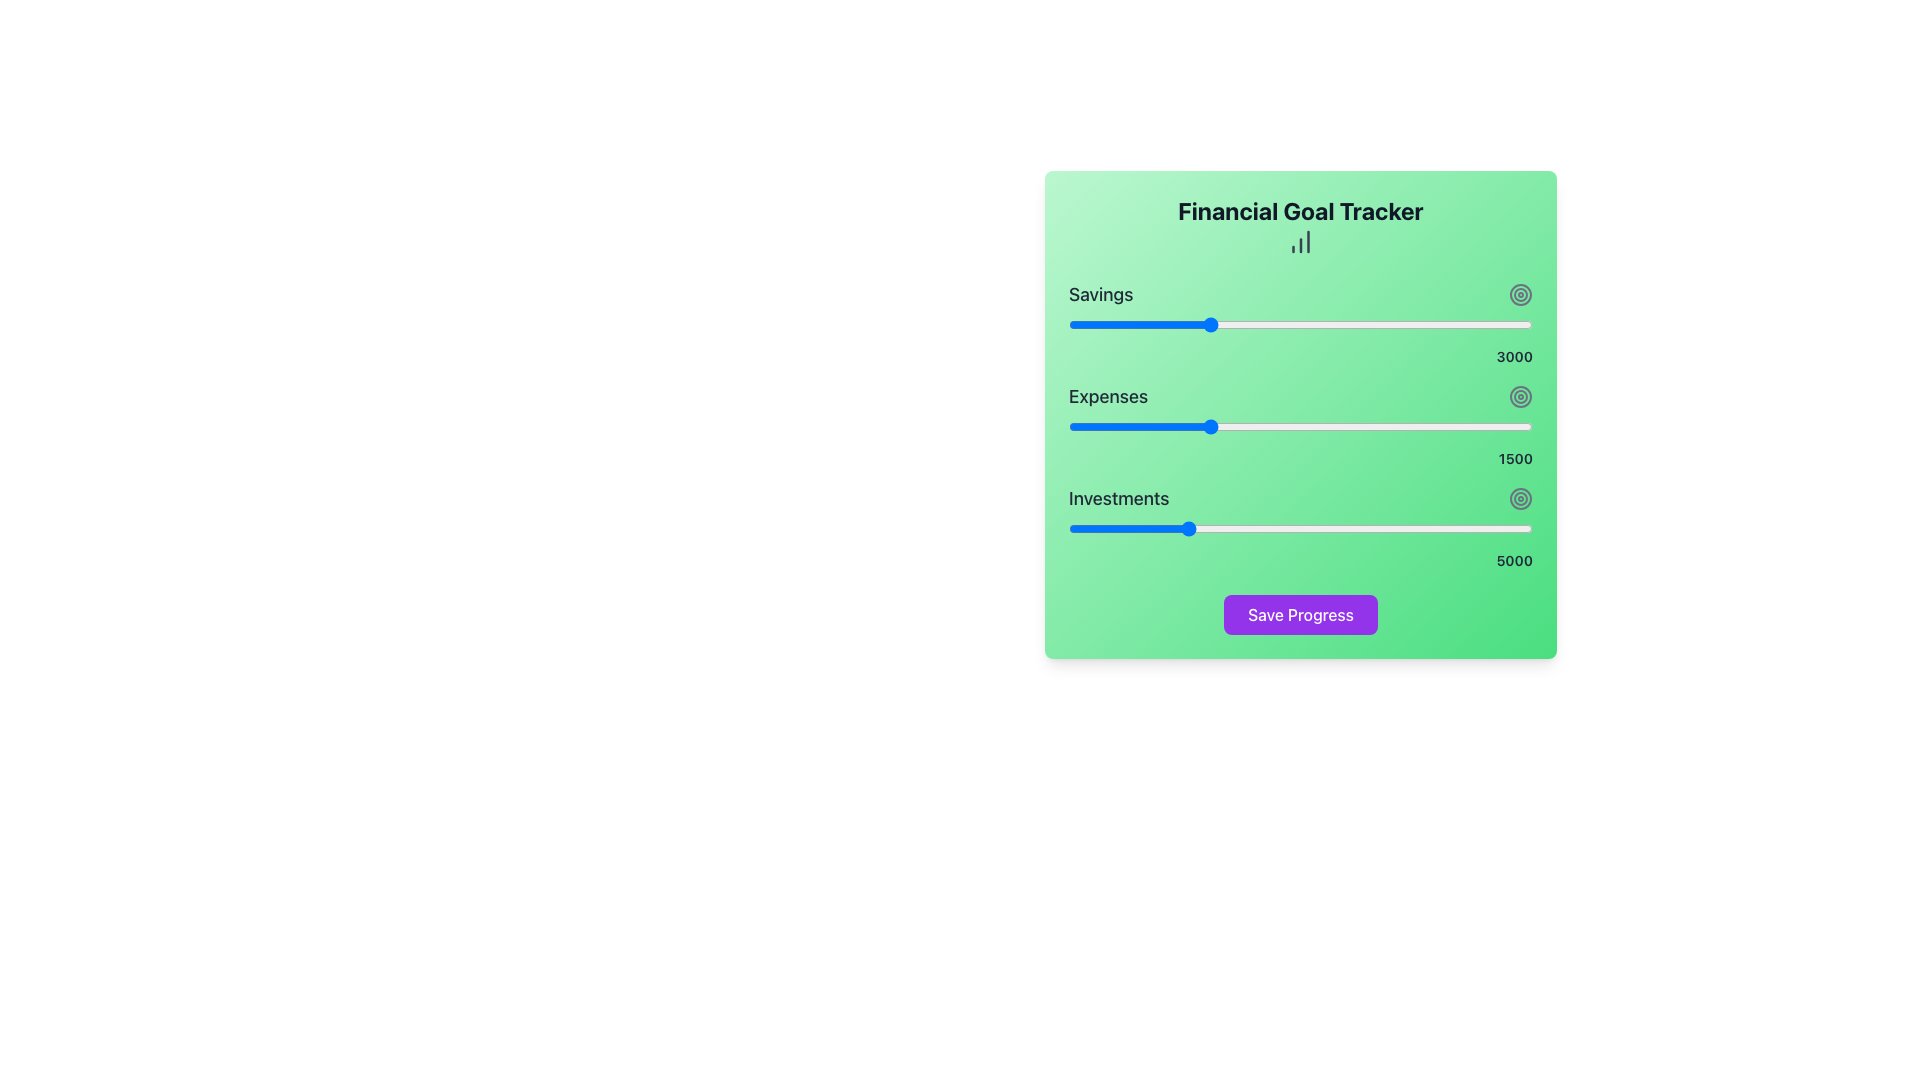 The image size is (1920, 1080). Describe the element at coordinates (1207, 426) in the screenshot. I see `the expense value` at that location.